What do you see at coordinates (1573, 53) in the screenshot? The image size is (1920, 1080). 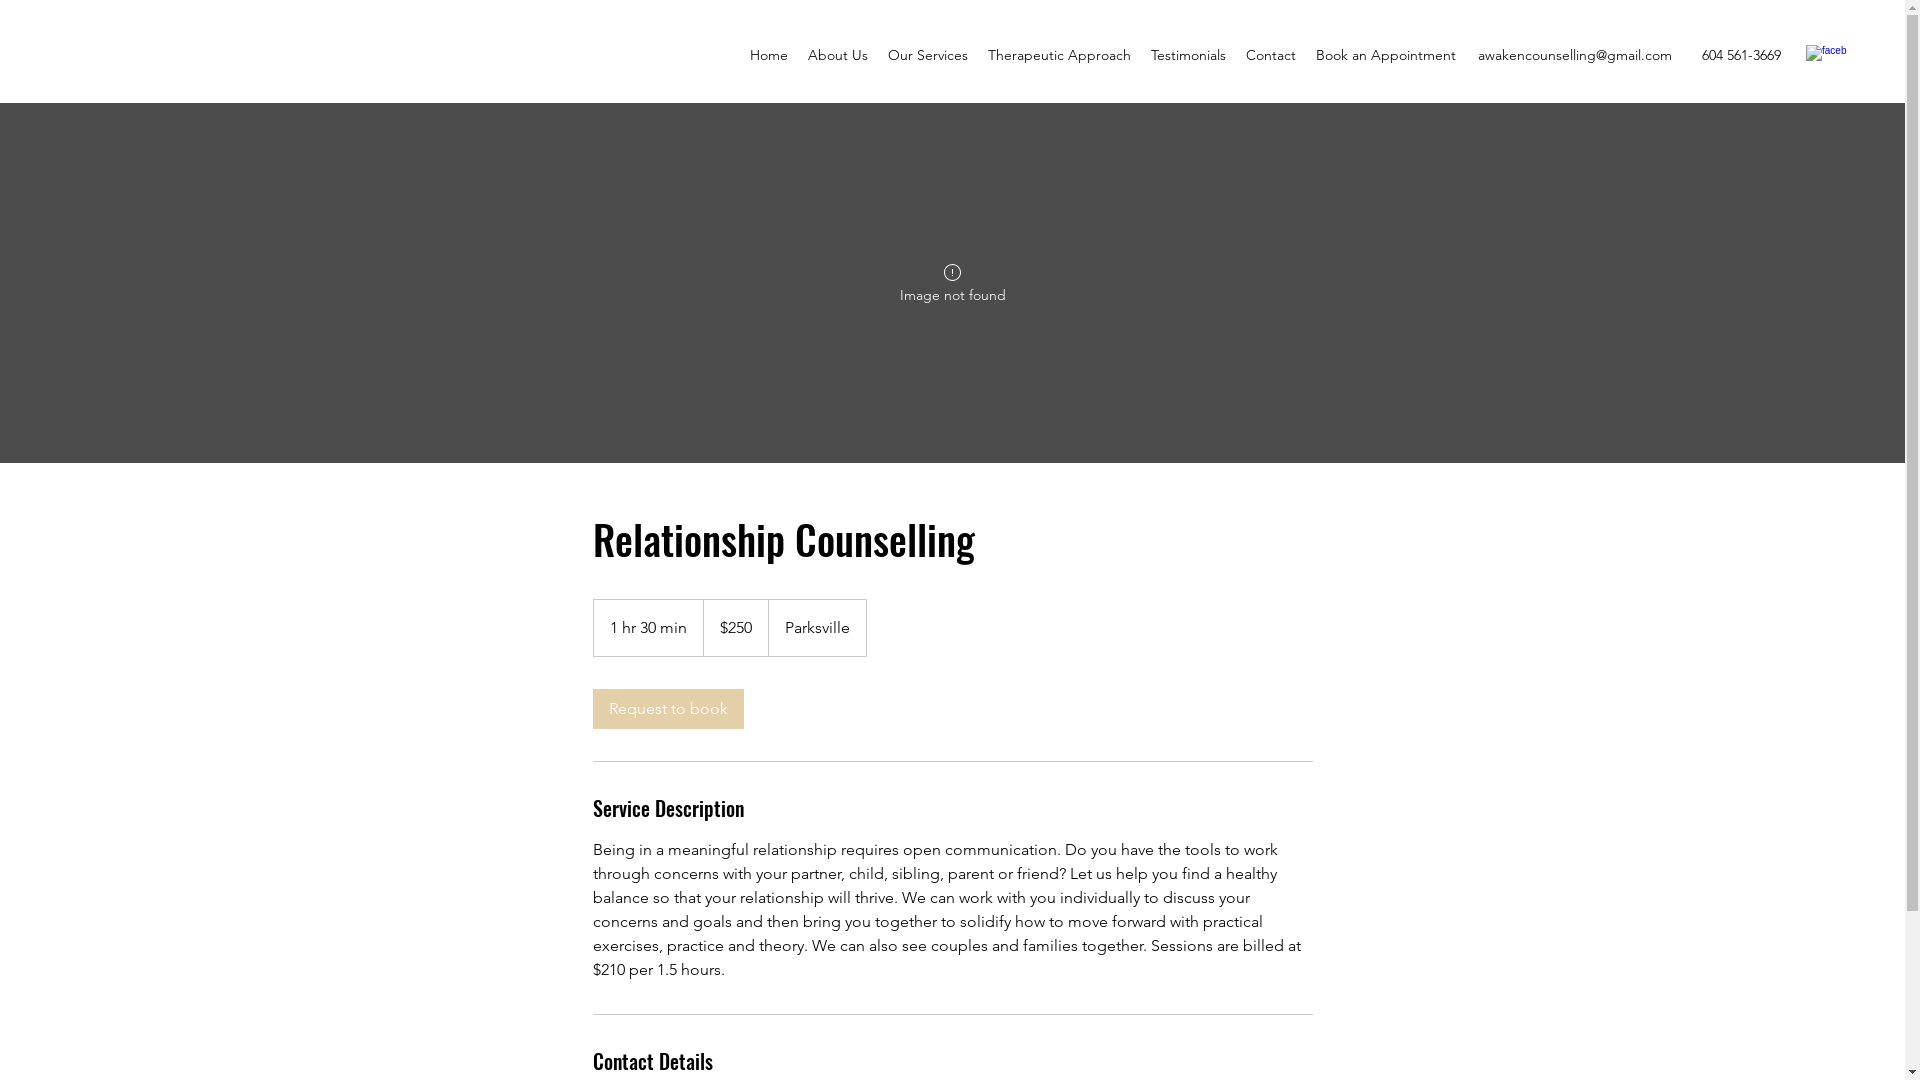 I see `'awakencounselling@gmail.com'` at bounding box center [1573, 53].